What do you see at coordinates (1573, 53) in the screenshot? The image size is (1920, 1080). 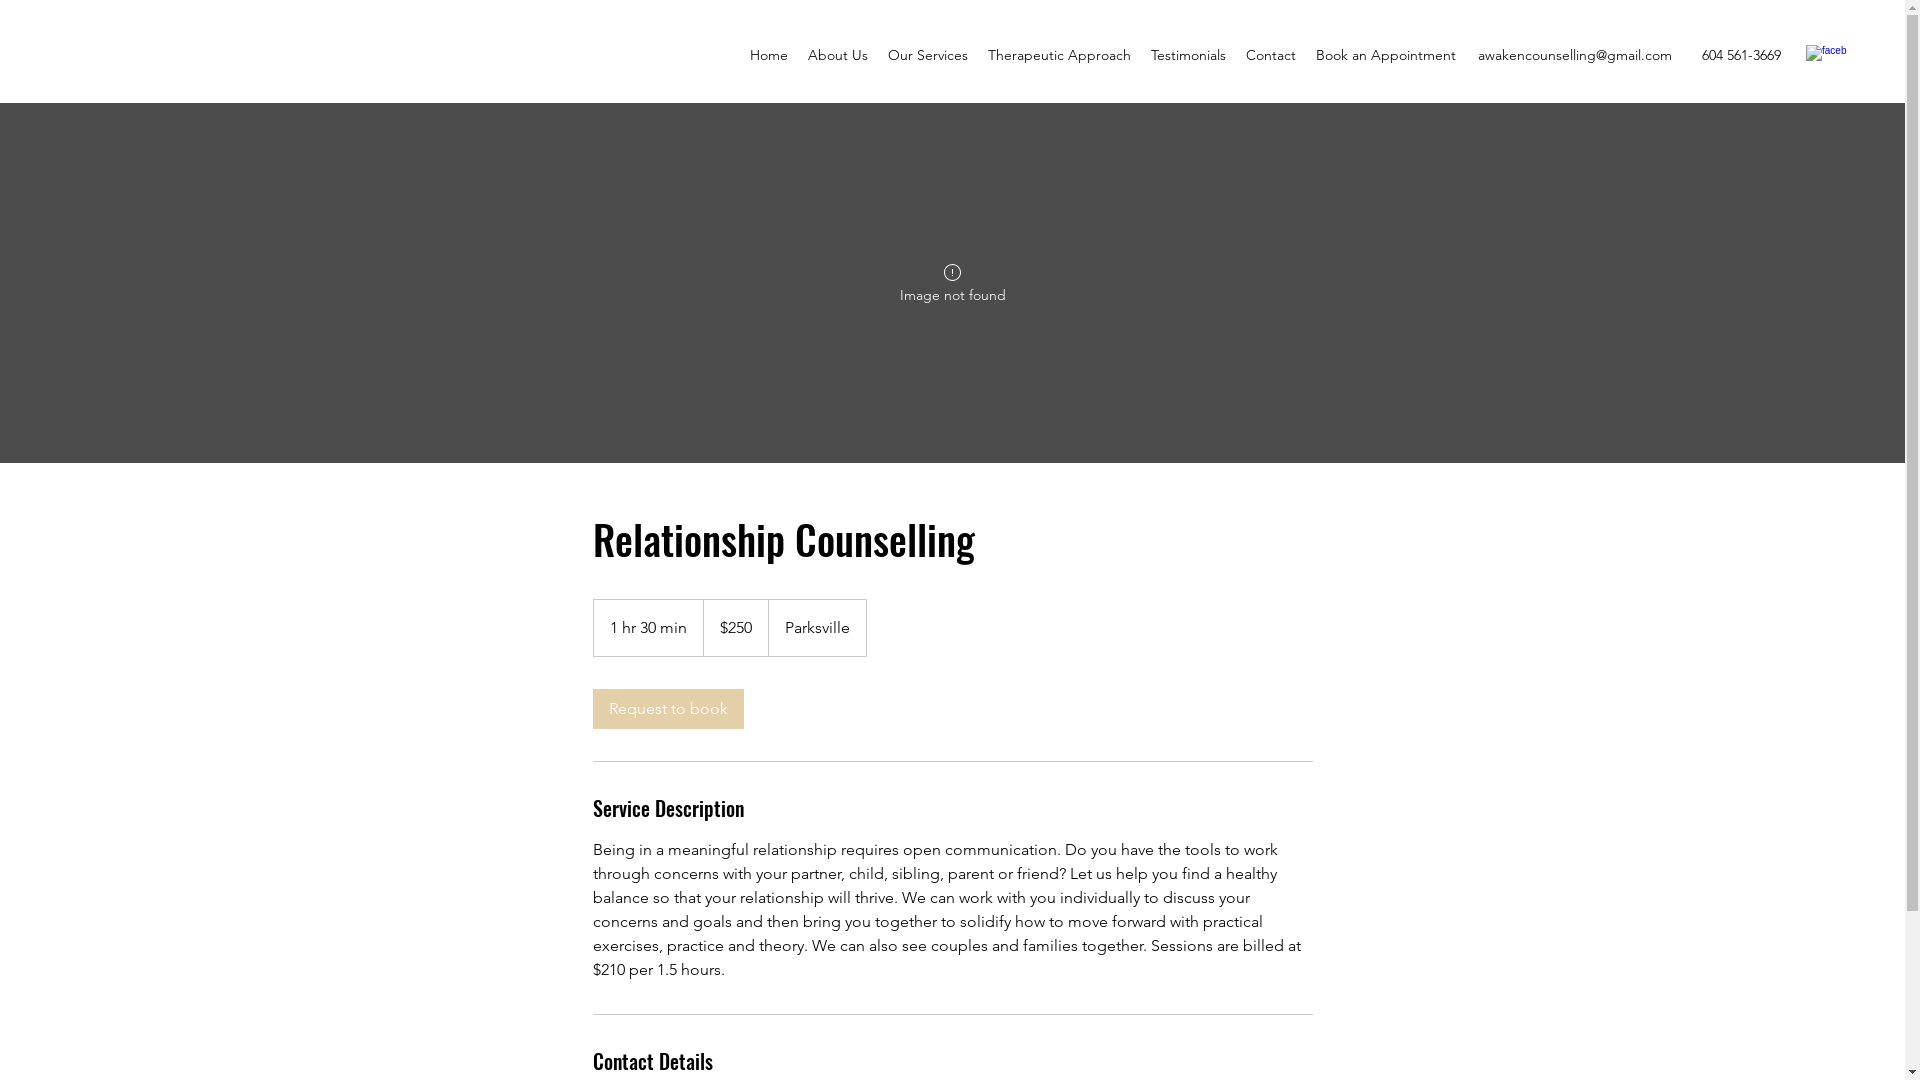 I see `'awakencounselling@gmail.com'` at bounding box center [1573, 53].